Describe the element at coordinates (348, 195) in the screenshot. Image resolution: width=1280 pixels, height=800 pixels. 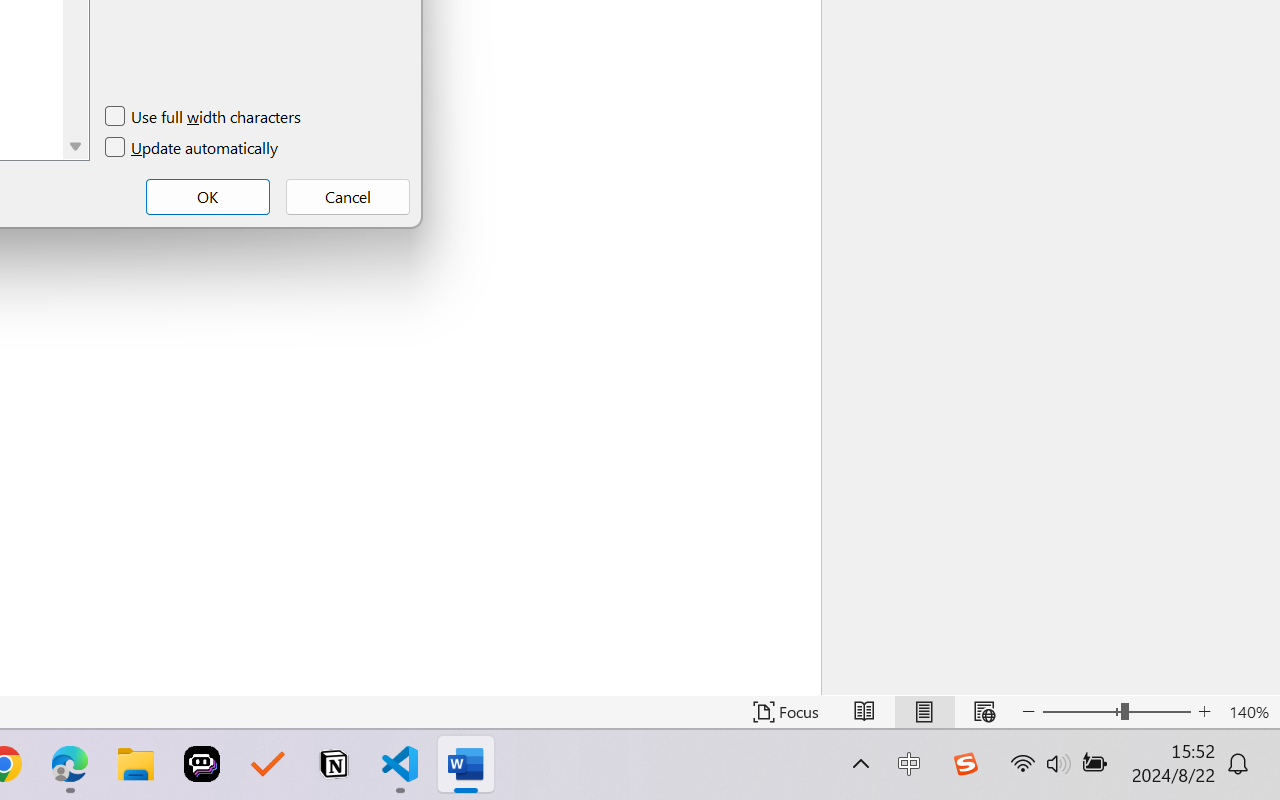
I see `'Cancel'` at that location.